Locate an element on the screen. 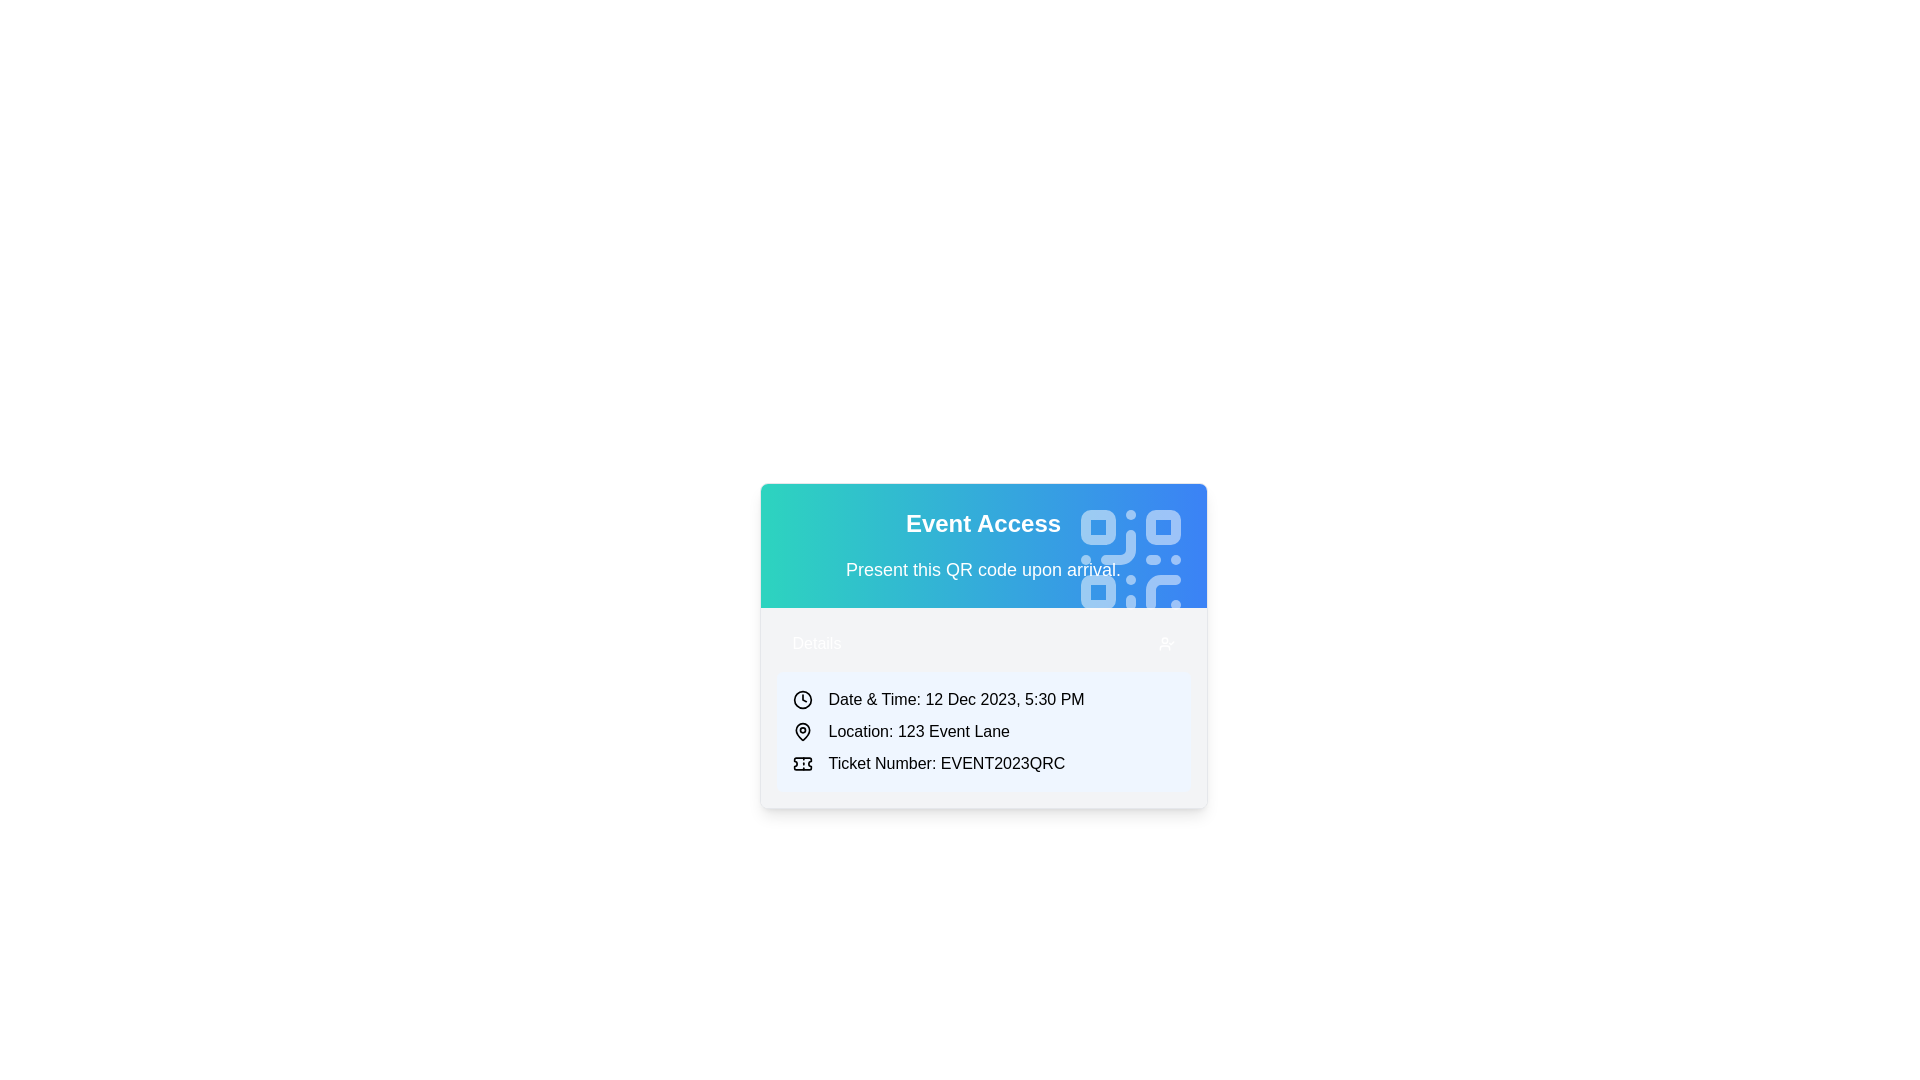  the blue rounded rectangle in the lower-left quadrant of the QR code section of the card layout is located at coordinates (1097, 591).